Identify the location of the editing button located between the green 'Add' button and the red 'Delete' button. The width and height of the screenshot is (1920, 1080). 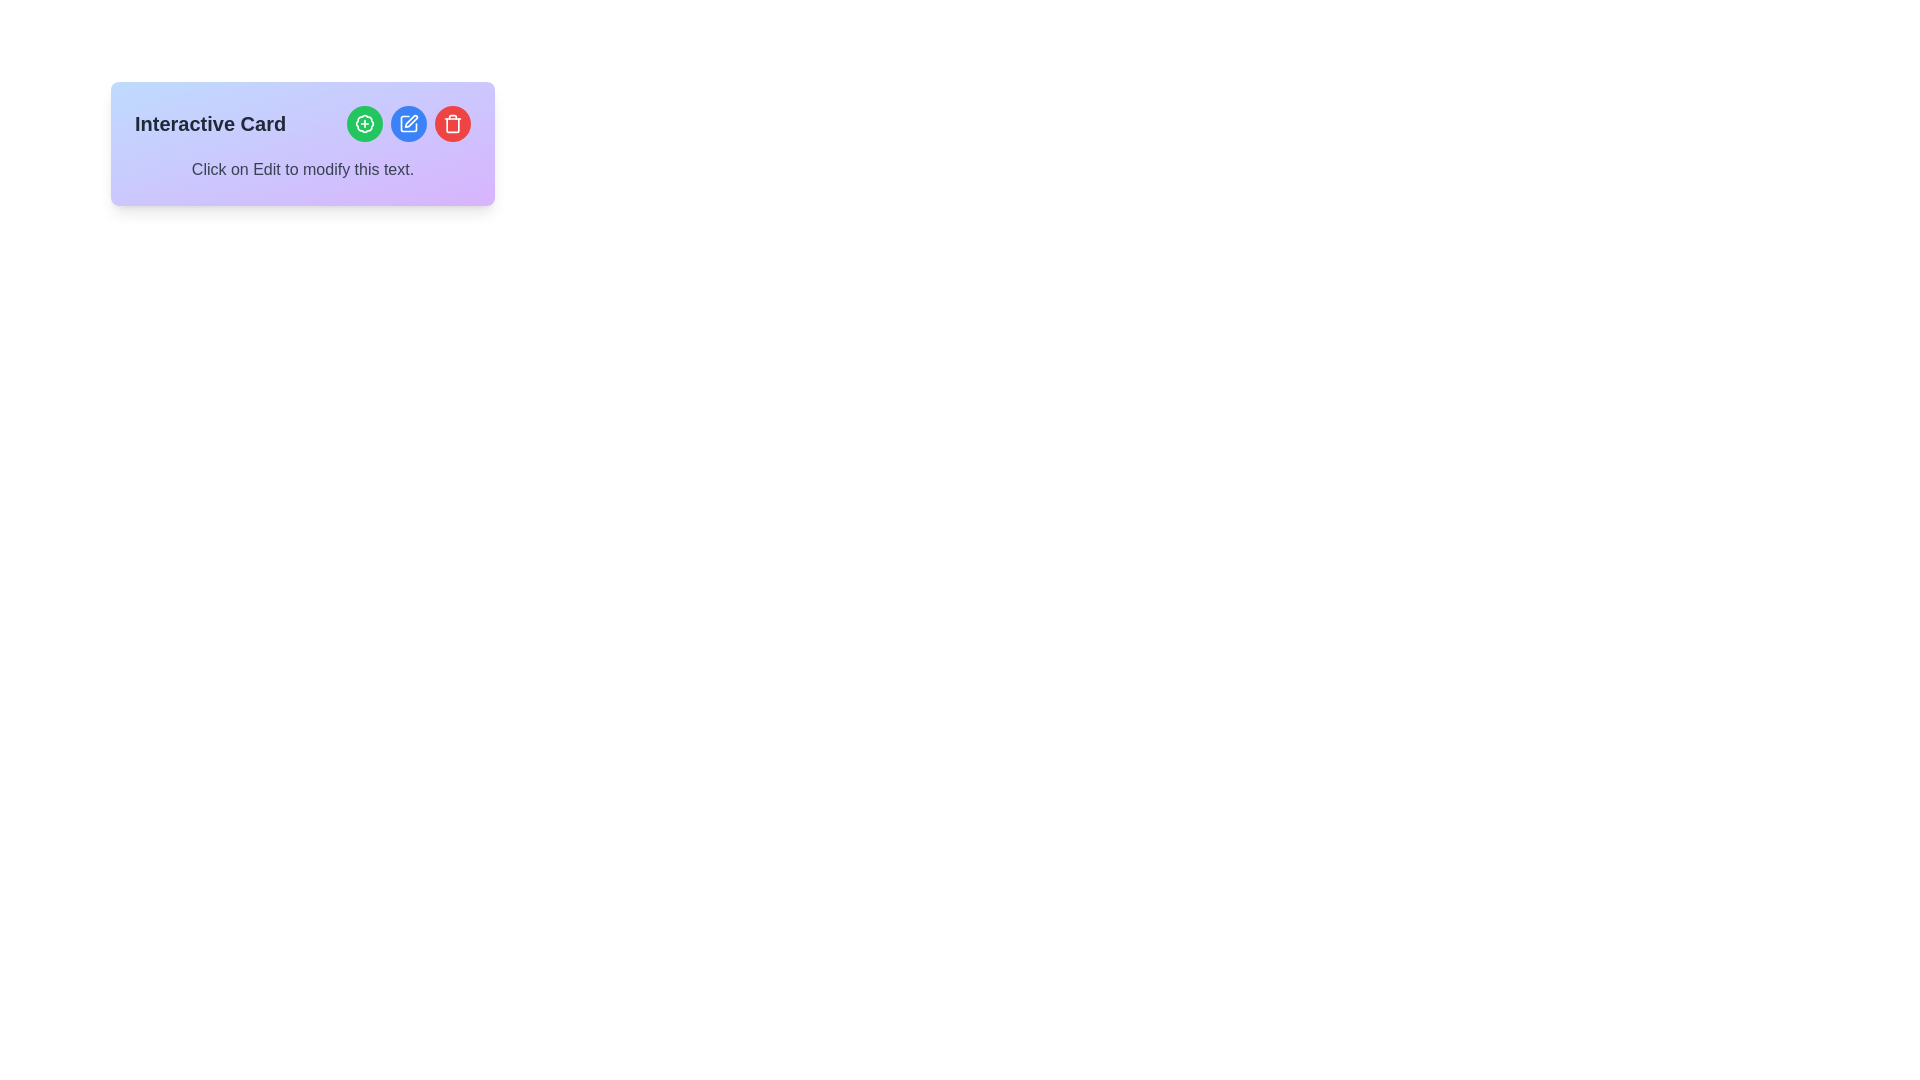
(407, 123).